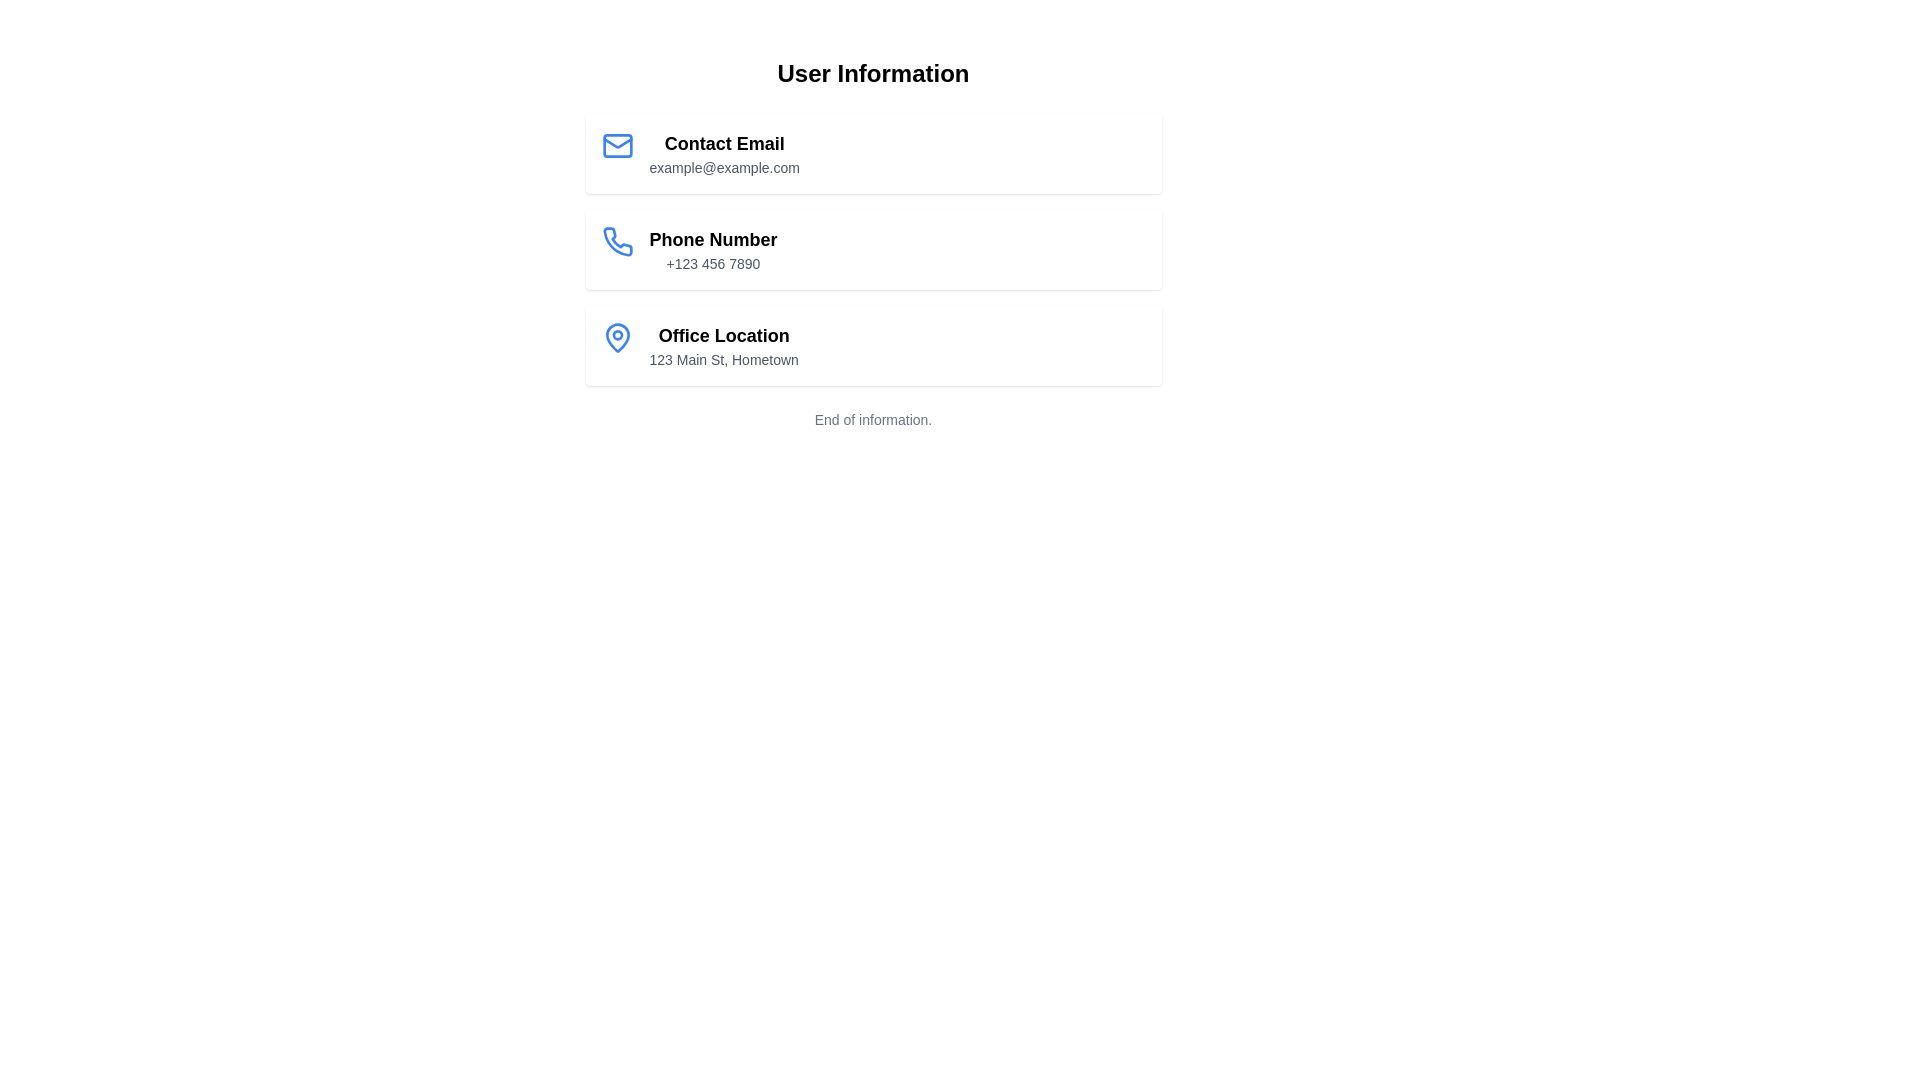 This screenshot has width=1920, height=1080. What do you see at coordinates (873, 419) in the screenshot?
I see `static text element located at the bottom of the user information cards, serving as a footer-like message indicating the conclusion of the information presented` at bounding box center [873, 419].